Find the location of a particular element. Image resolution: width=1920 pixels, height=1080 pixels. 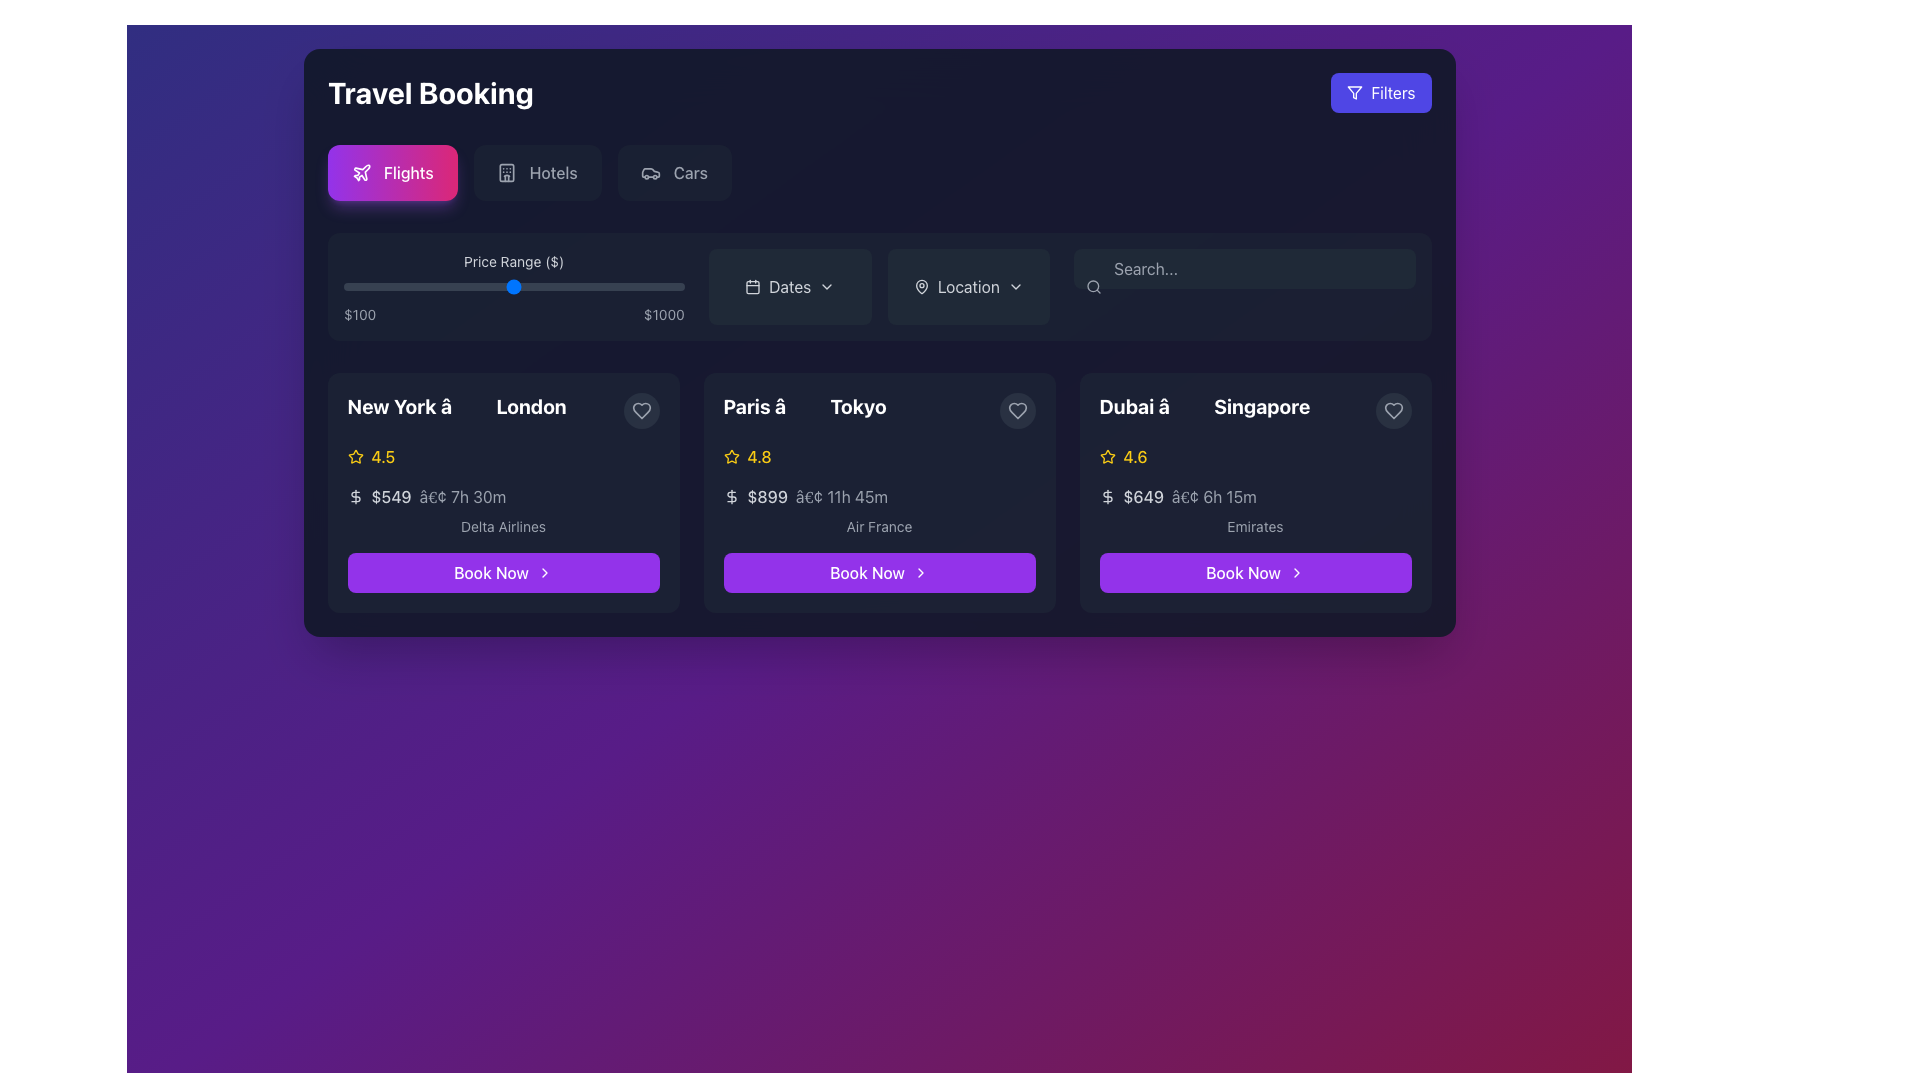

the favorite button located in the upper-right corner of the travel information card for 'New York to London' is located at coordinates (641, 410).